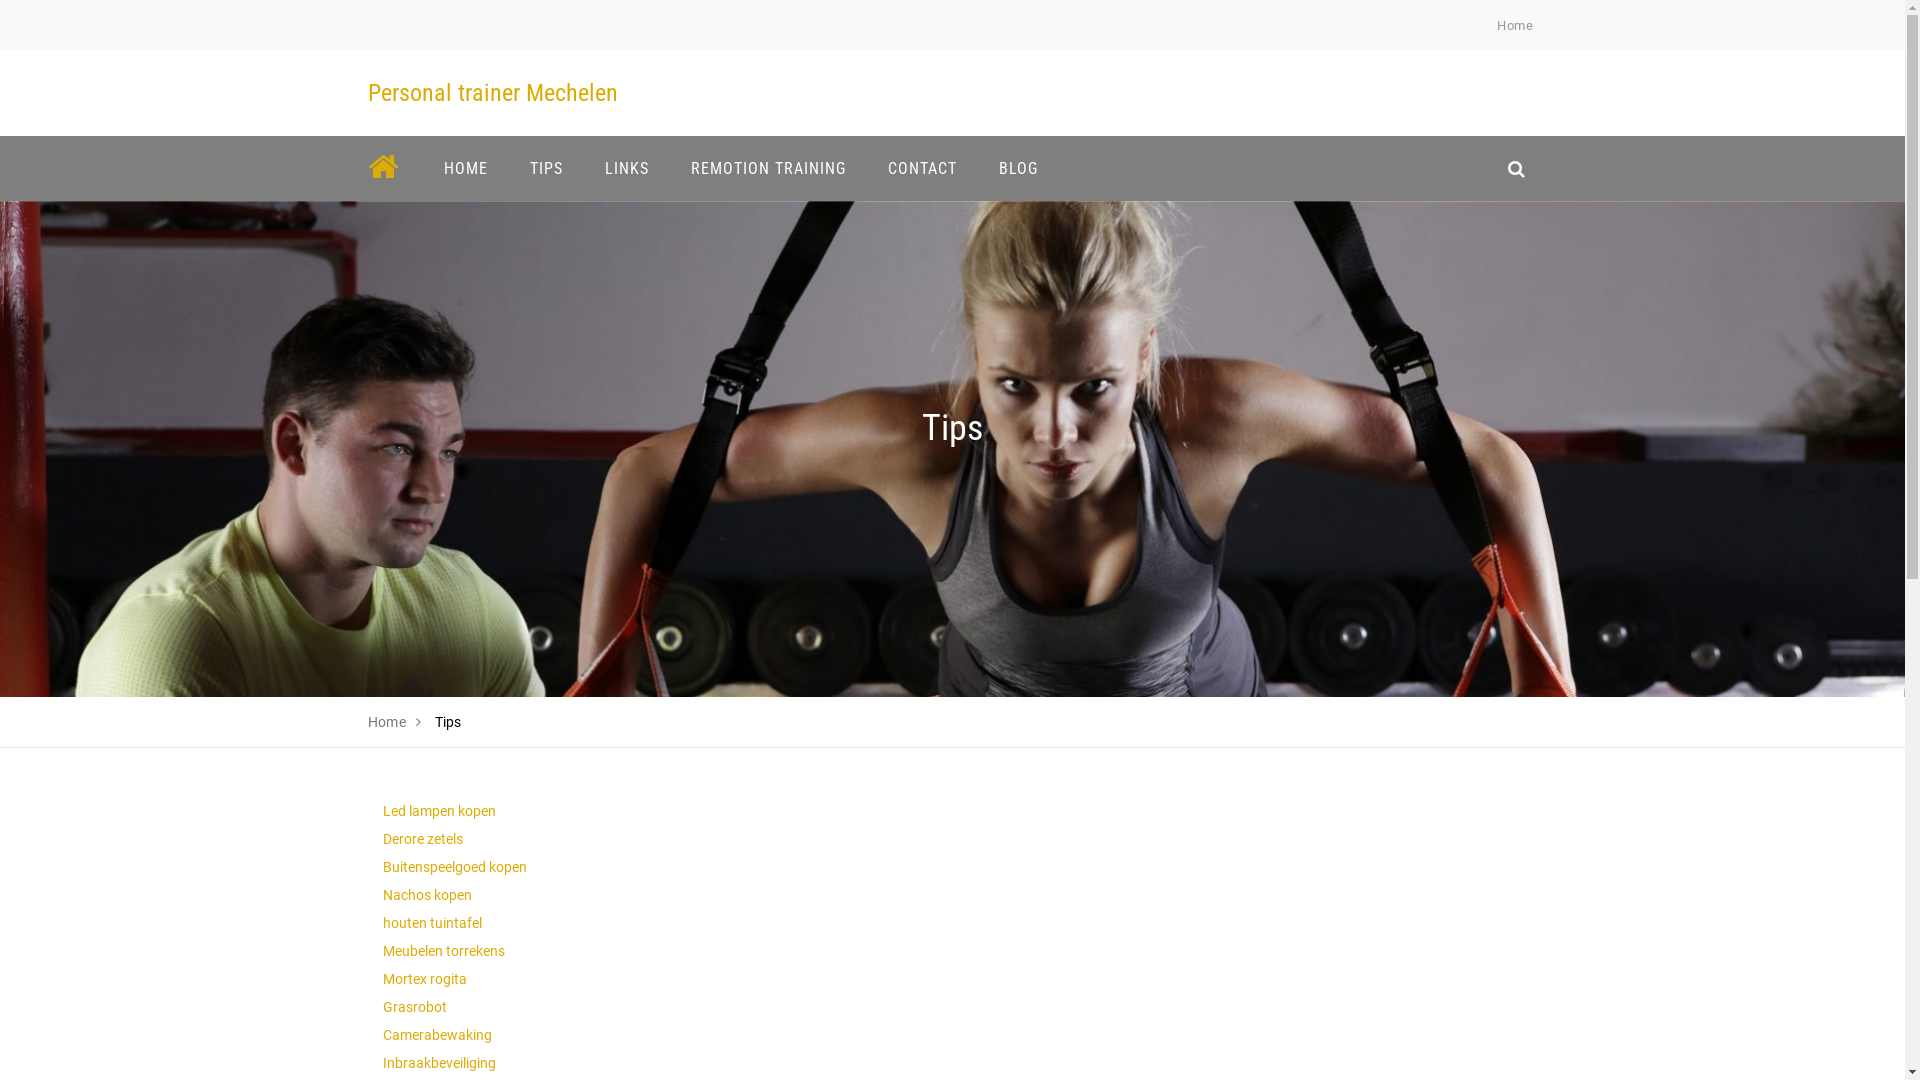  I want to click on 'Camerabewaking', so click(382, 1034).